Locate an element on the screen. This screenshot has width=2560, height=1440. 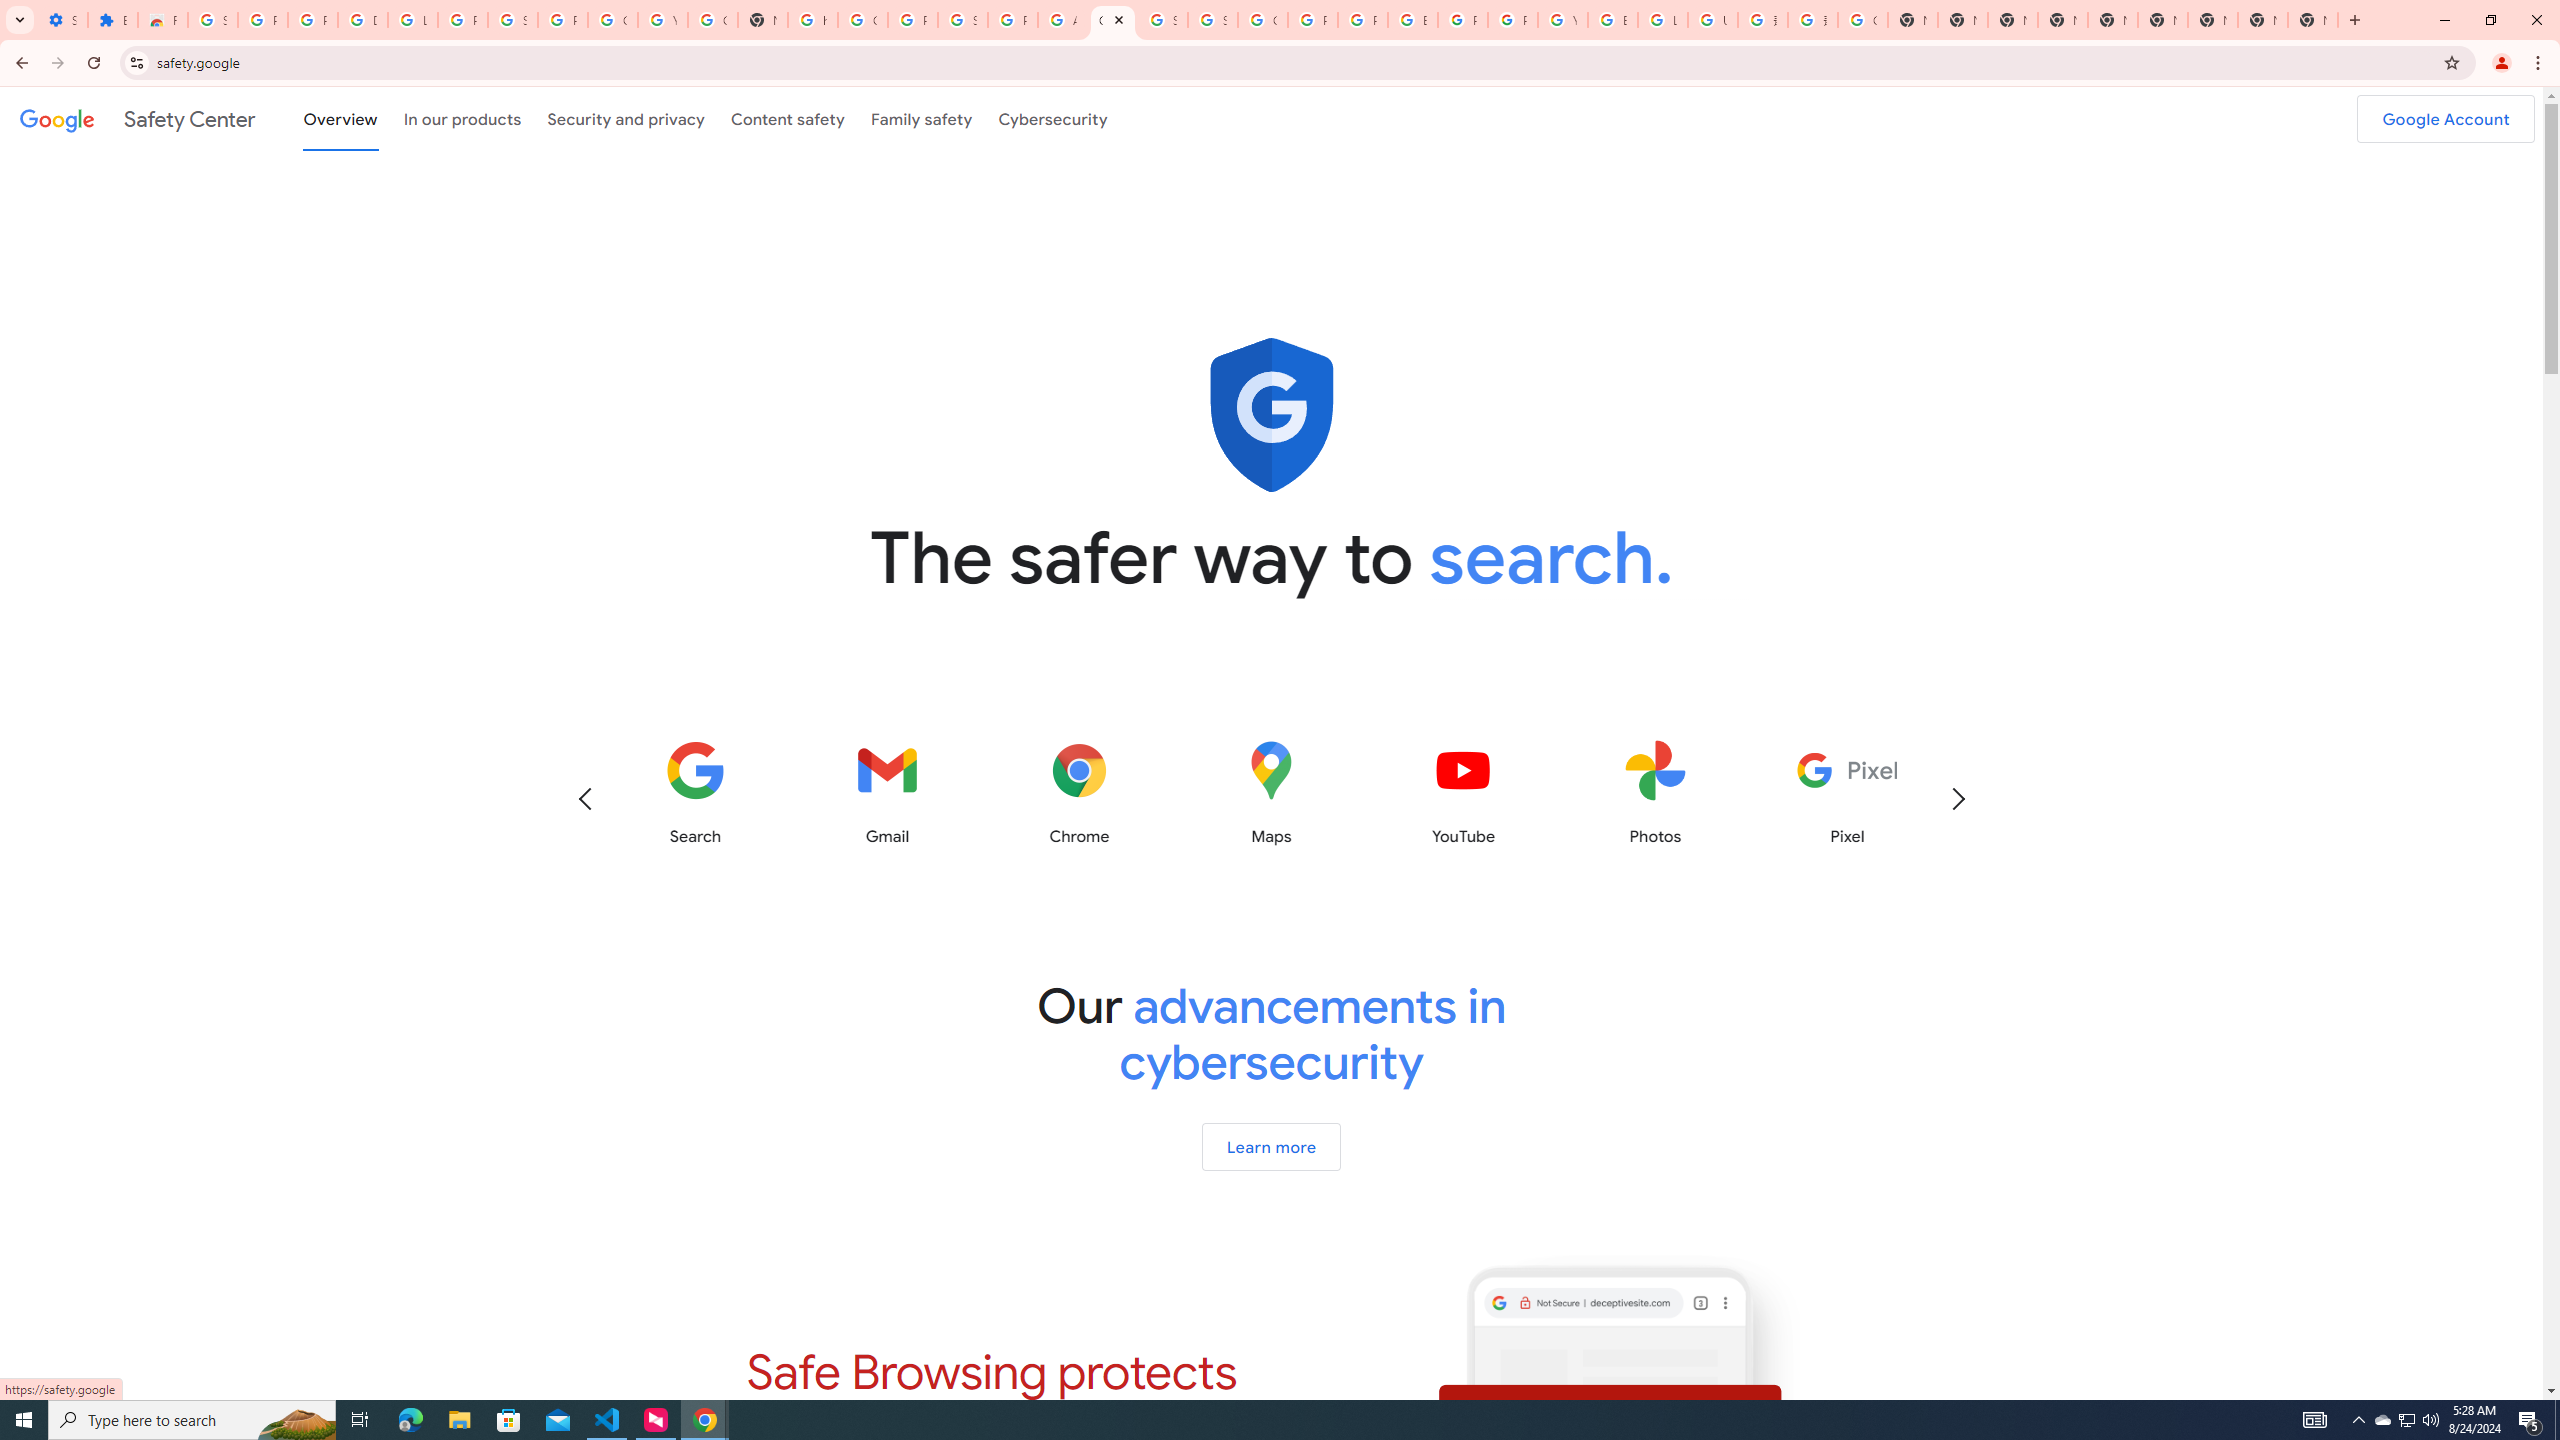
'Google Safety Center - Stay Safer Online' is located at coordinates (1112, 19).